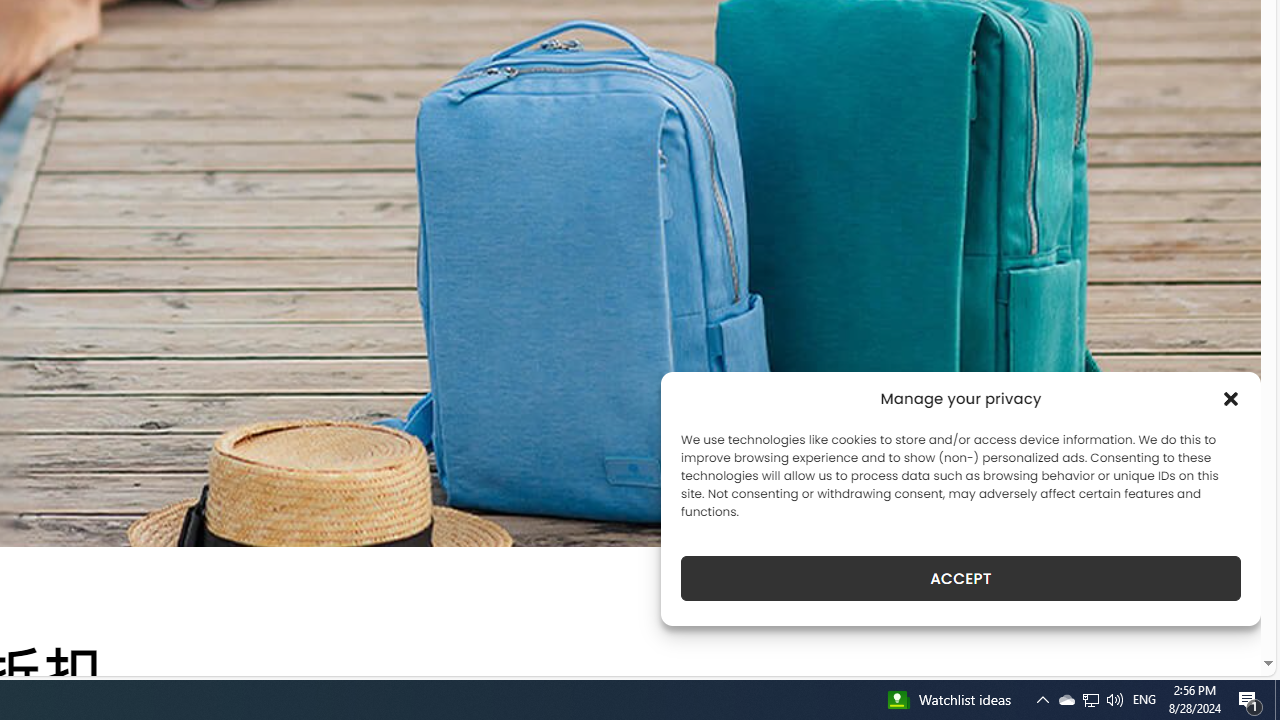 The height and width of the screenshot is (720, 1280). What do you see at coordinates (1230, 398) in the screenshot?
I see `'Class: cmplz-close'` at bounding box center [1230, 398].